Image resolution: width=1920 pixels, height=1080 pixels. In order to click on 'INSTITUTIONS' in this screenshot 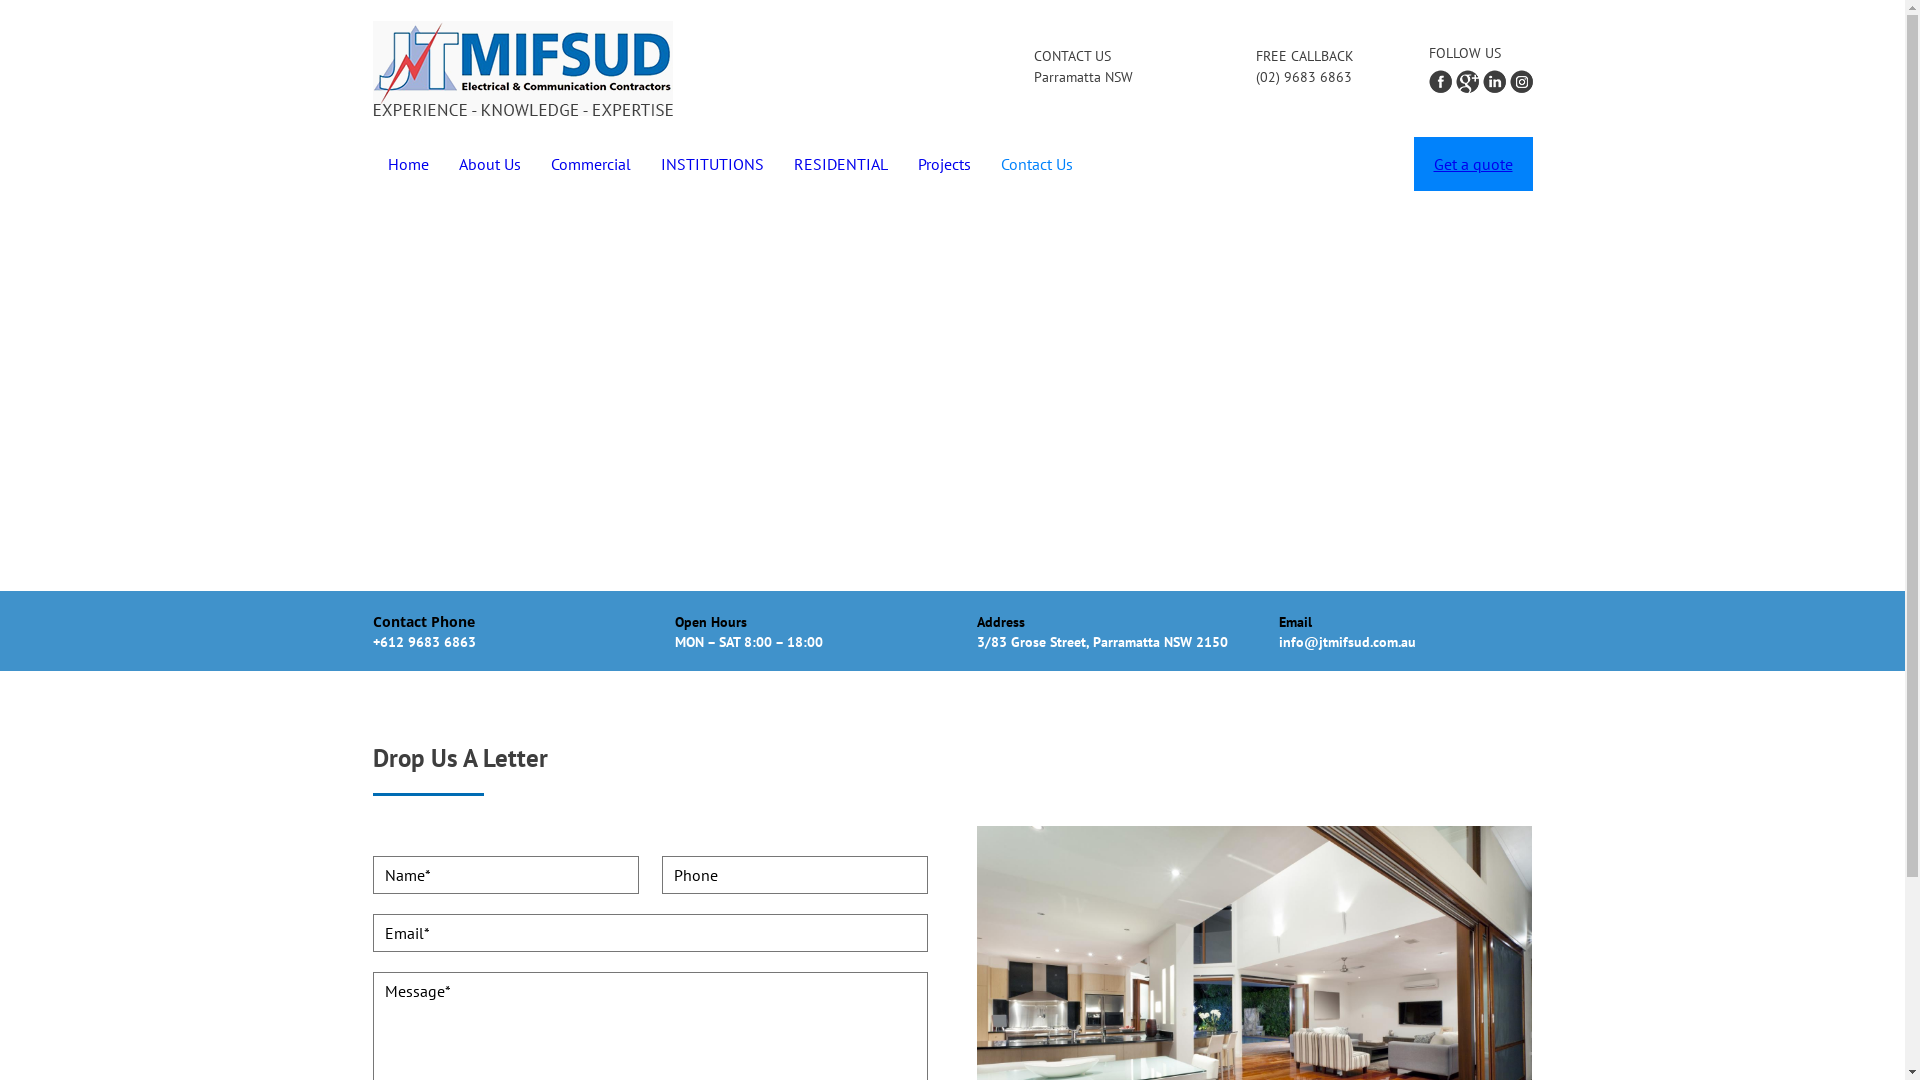, I will do `click(711, 163)`.